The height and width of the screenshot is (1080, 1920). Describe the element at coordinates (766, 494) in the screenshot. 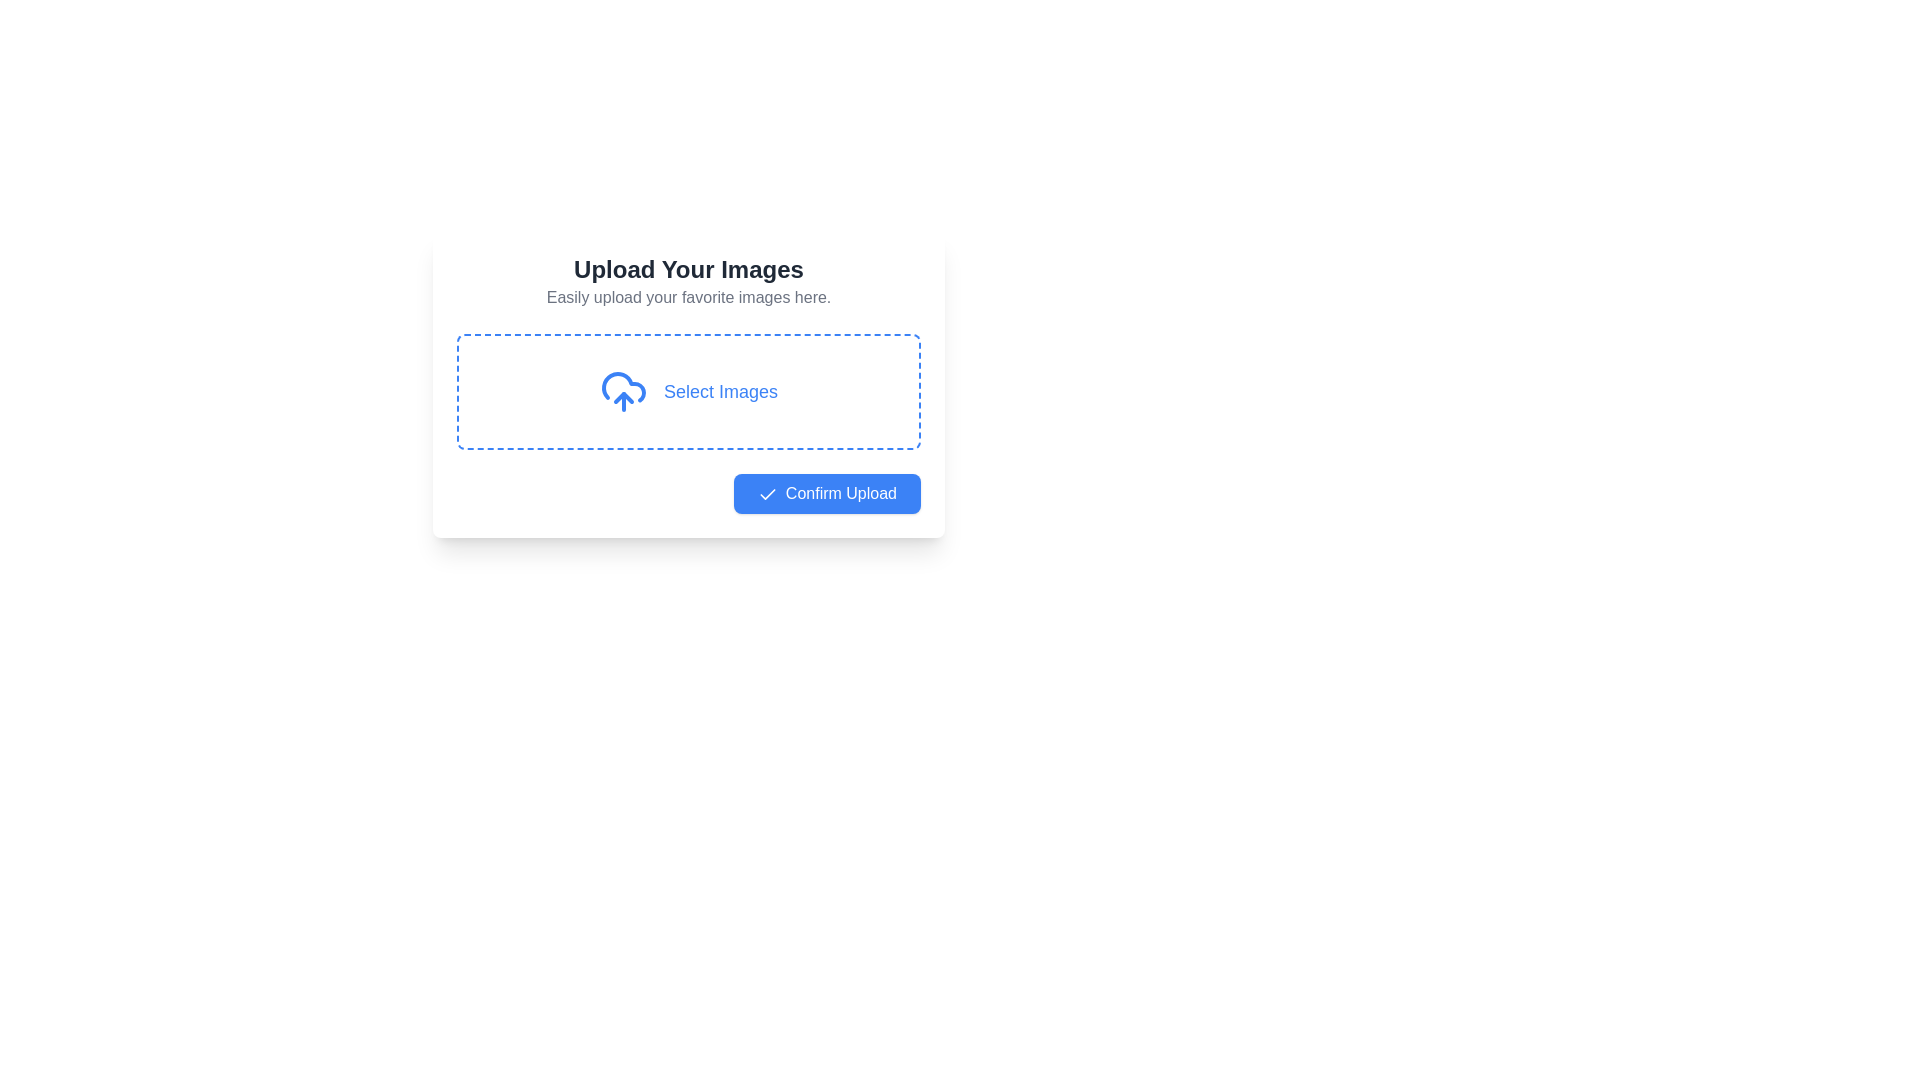

I see `the checkmark icon which visually indicates confirmation or approval for the 'Confirm Upload' button` at that location.